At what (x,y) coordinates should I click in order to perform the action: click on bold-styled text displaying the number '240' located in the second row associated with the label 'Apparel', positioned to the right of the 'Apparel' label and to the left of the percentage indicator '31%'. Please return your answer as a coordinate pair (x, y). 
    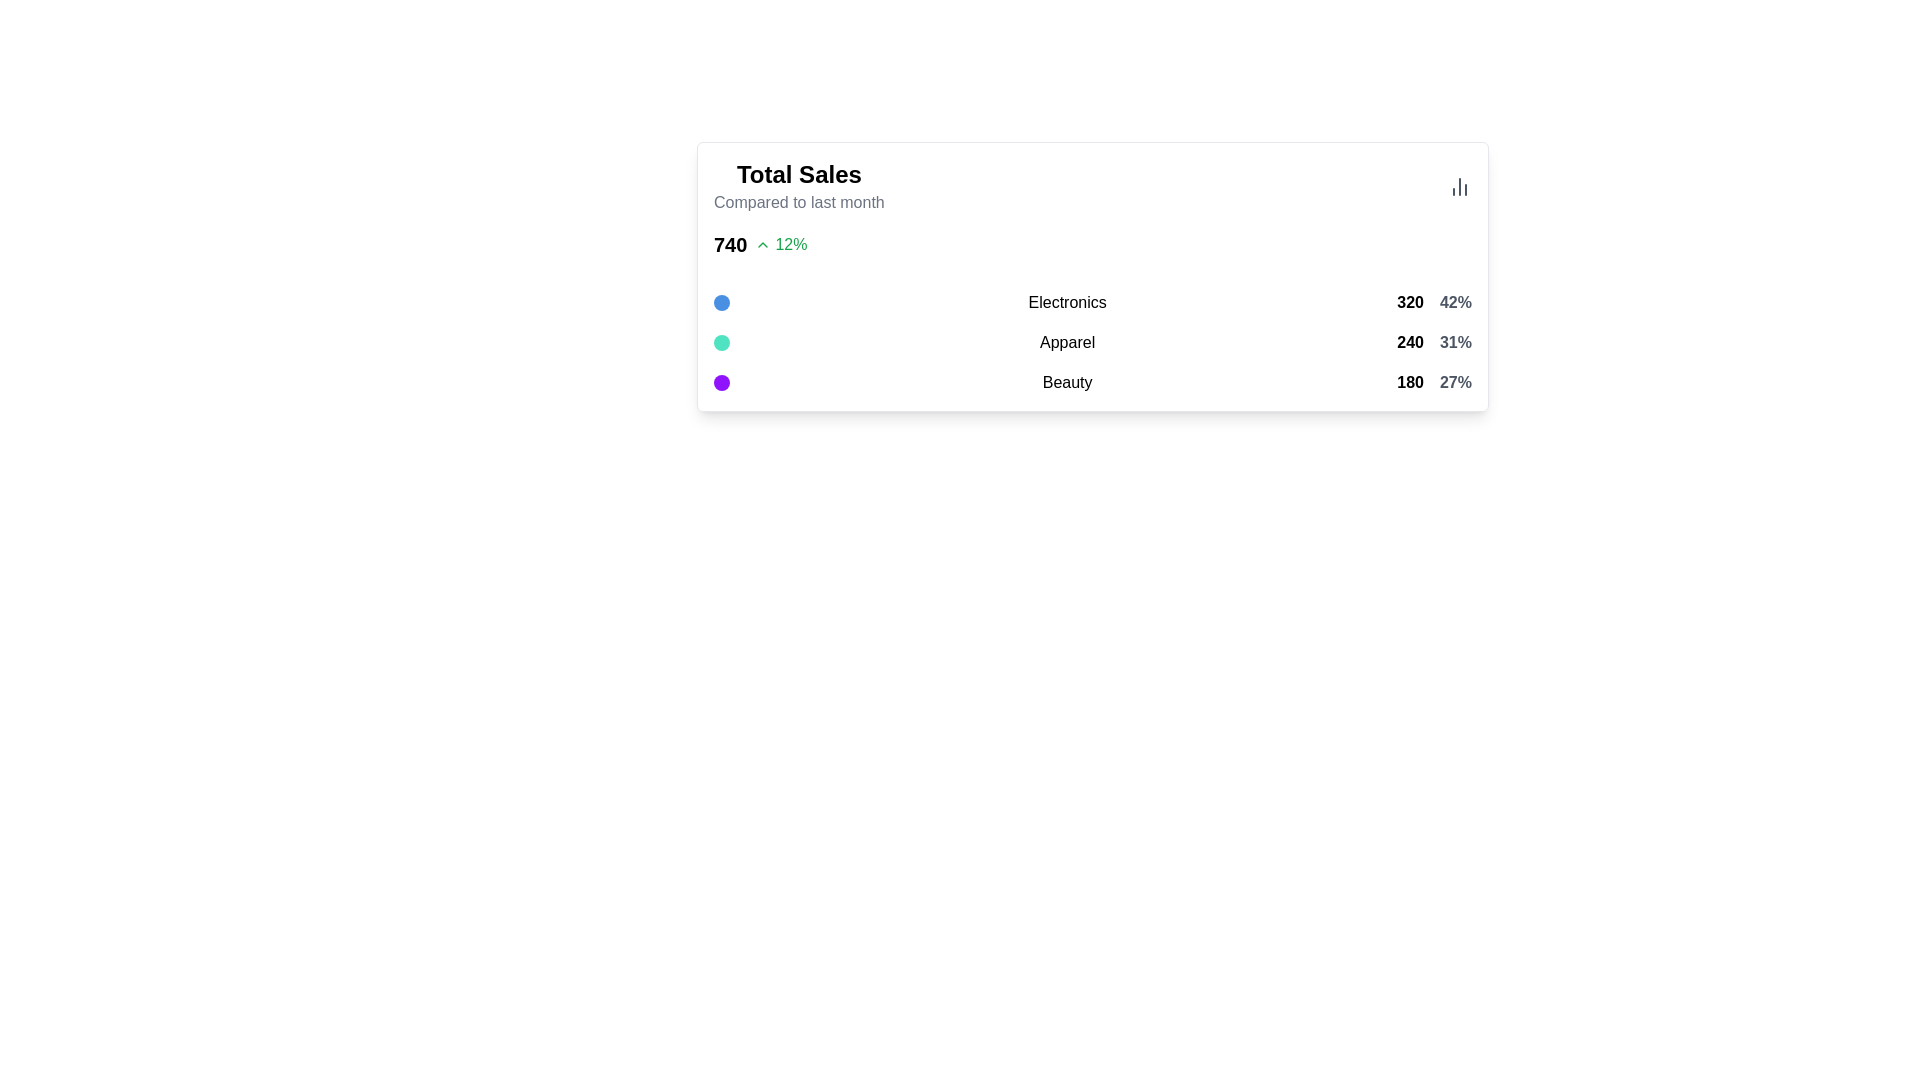
    Looking at the image, I should click on (1409, 342).